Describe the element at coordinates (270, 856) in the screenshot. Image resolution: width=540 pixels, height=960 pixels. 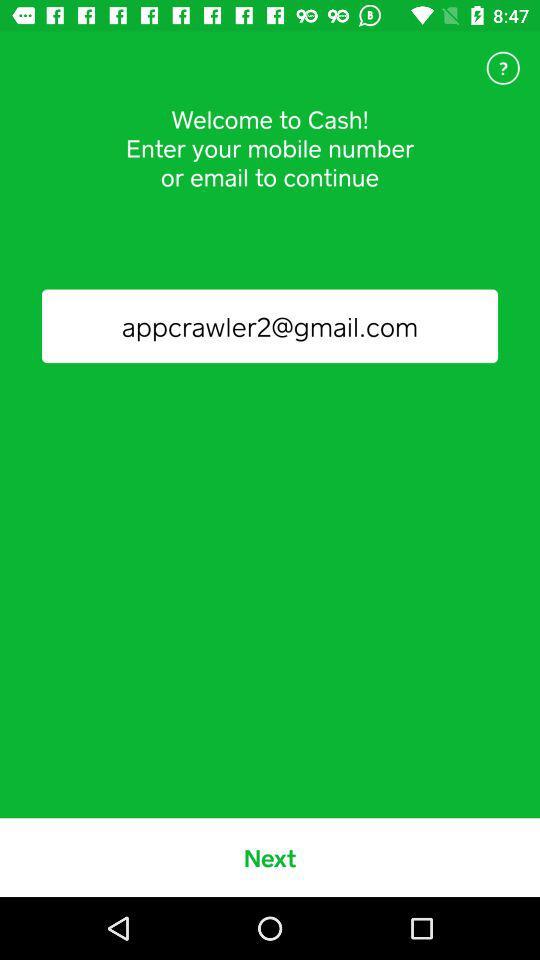
I see `the next icon` at that location.